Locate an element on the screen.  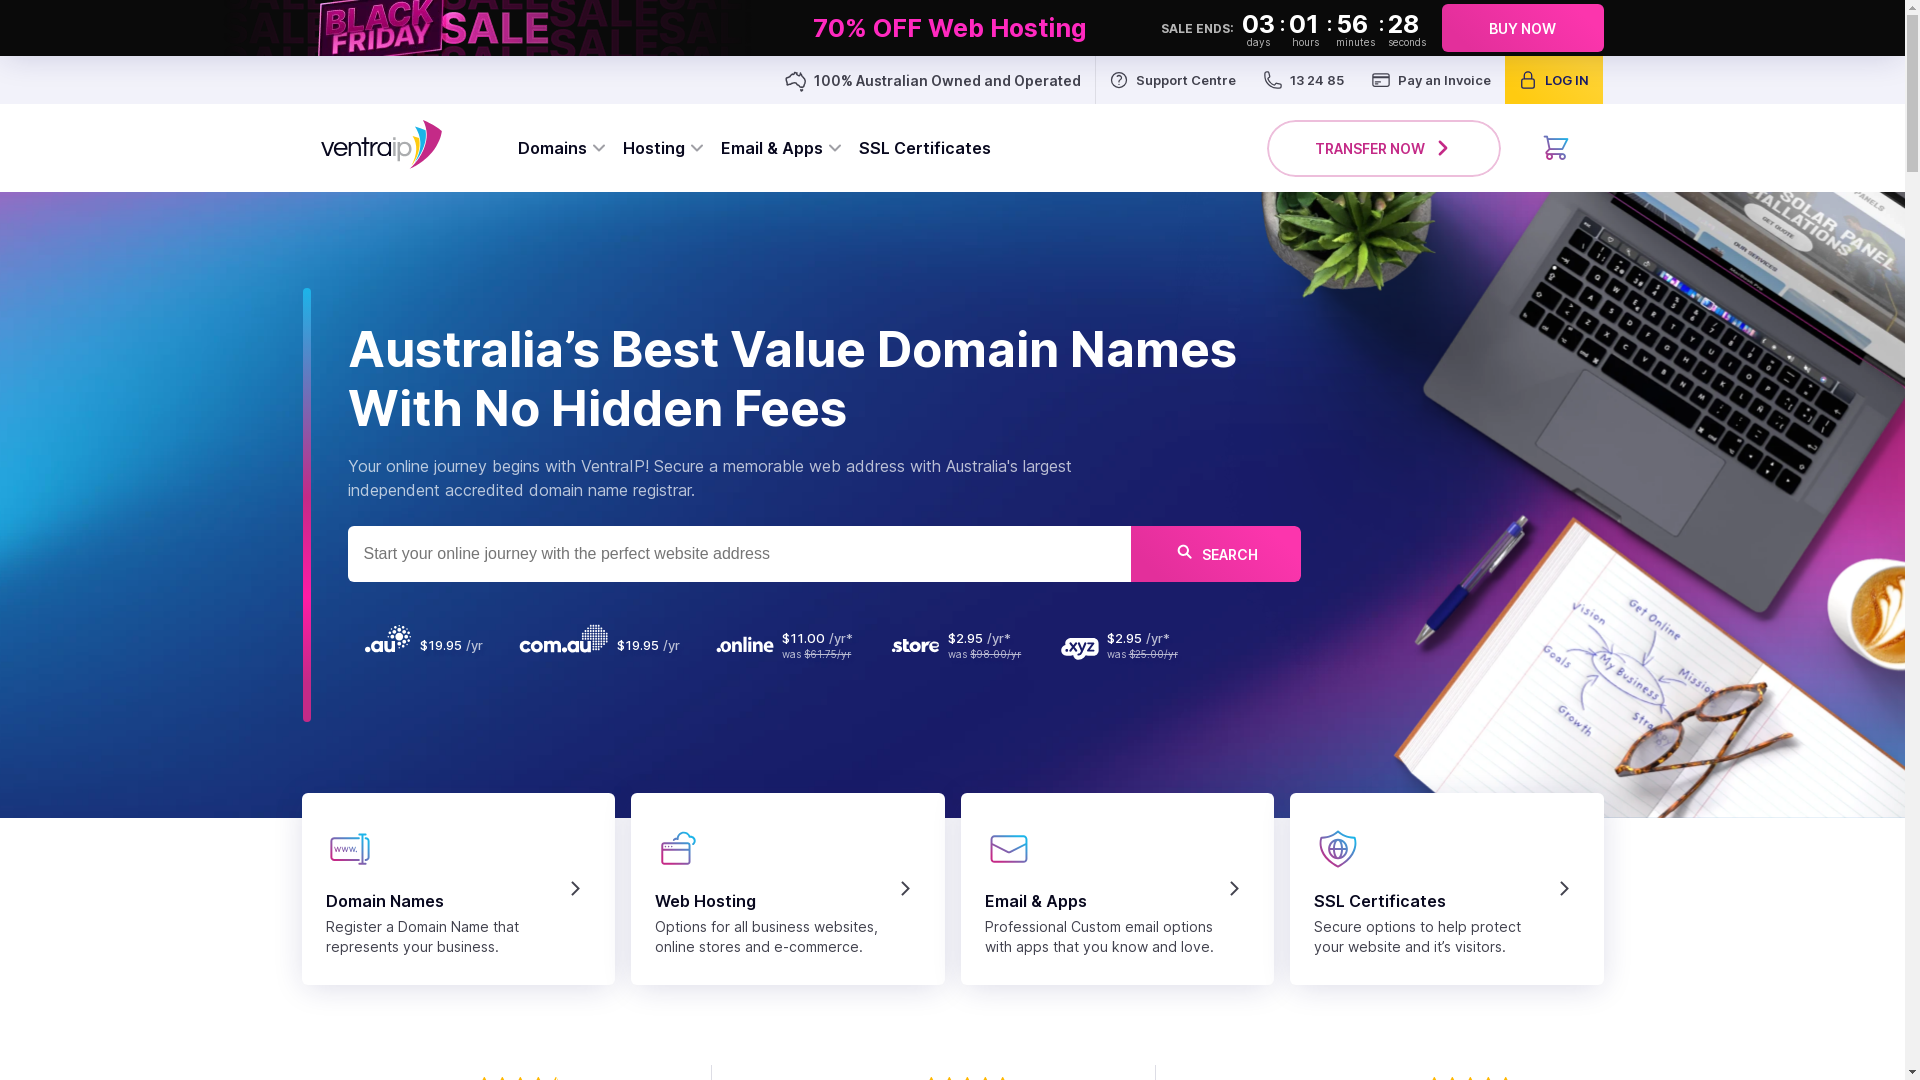
'13 24 85' is located at coordinates (1304, 79).